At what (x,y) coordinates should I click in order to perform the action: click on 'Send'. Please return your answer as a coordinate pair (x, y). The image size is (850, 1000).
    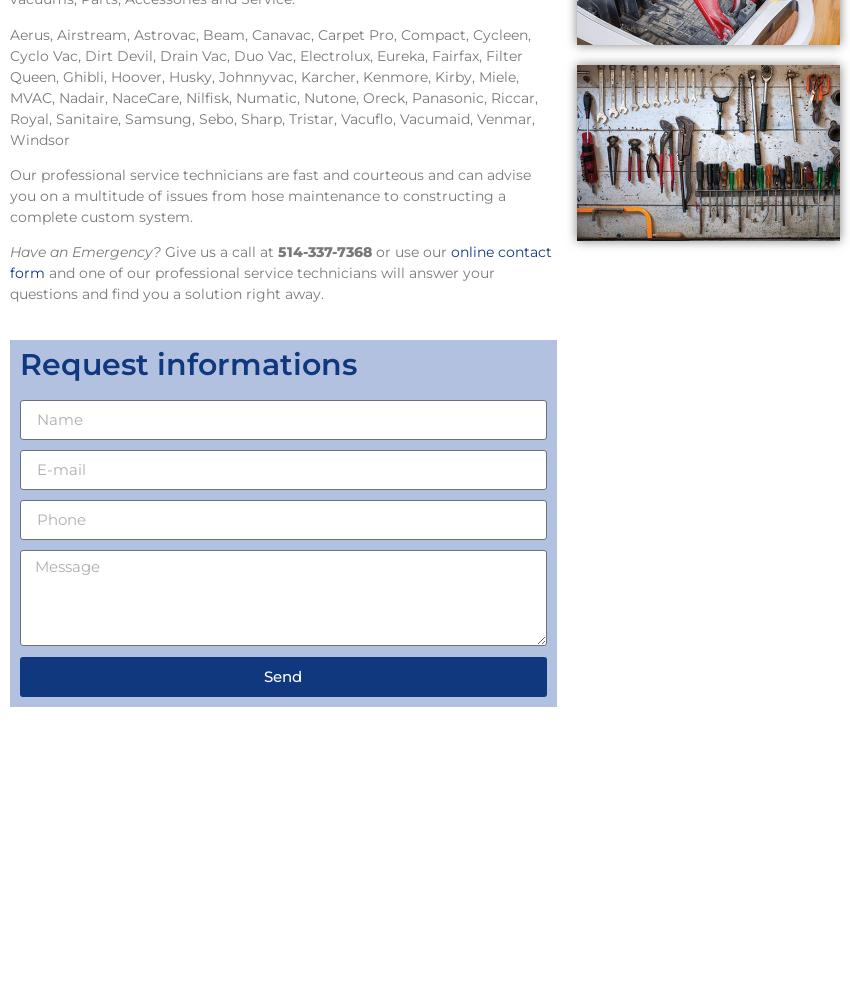
    Looking at the image, I should click on (281, 676).